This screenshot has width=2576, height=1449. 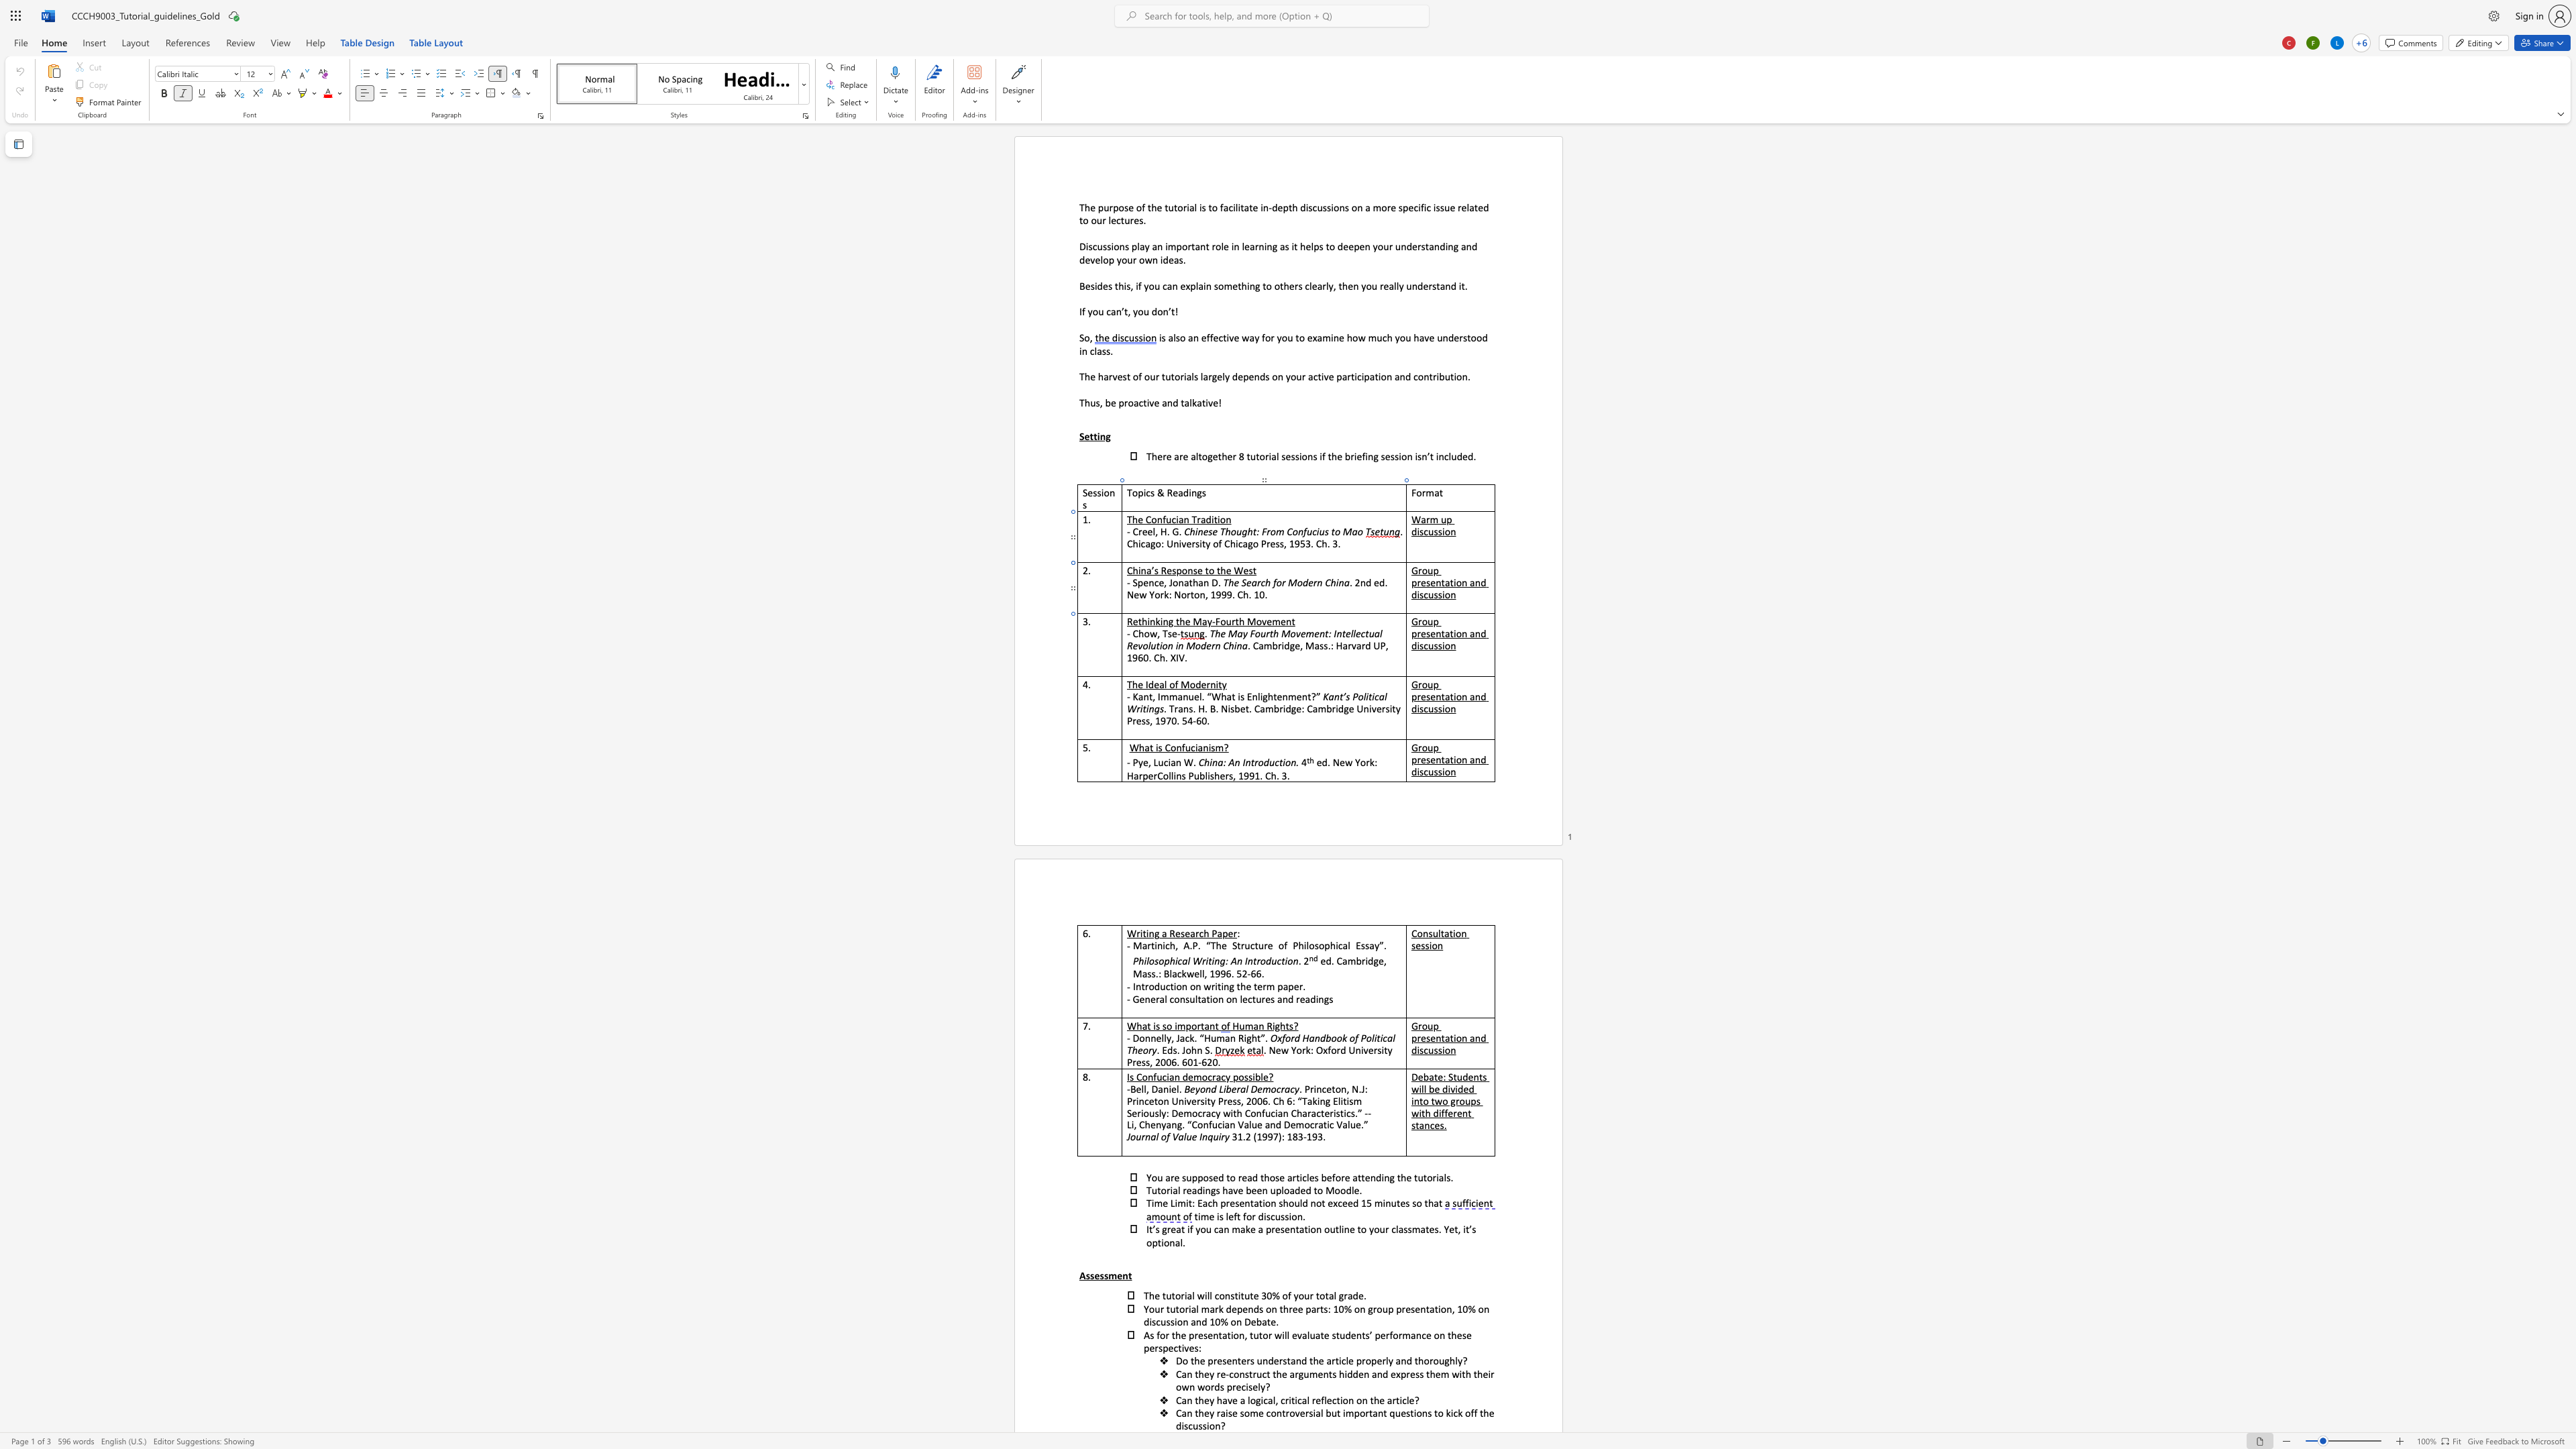 What do you see at coordinates (1176, 633) in the screenshot?
I see `the space between the continuous character "e" and "-" in the text` at bounding box center [1176, 633].